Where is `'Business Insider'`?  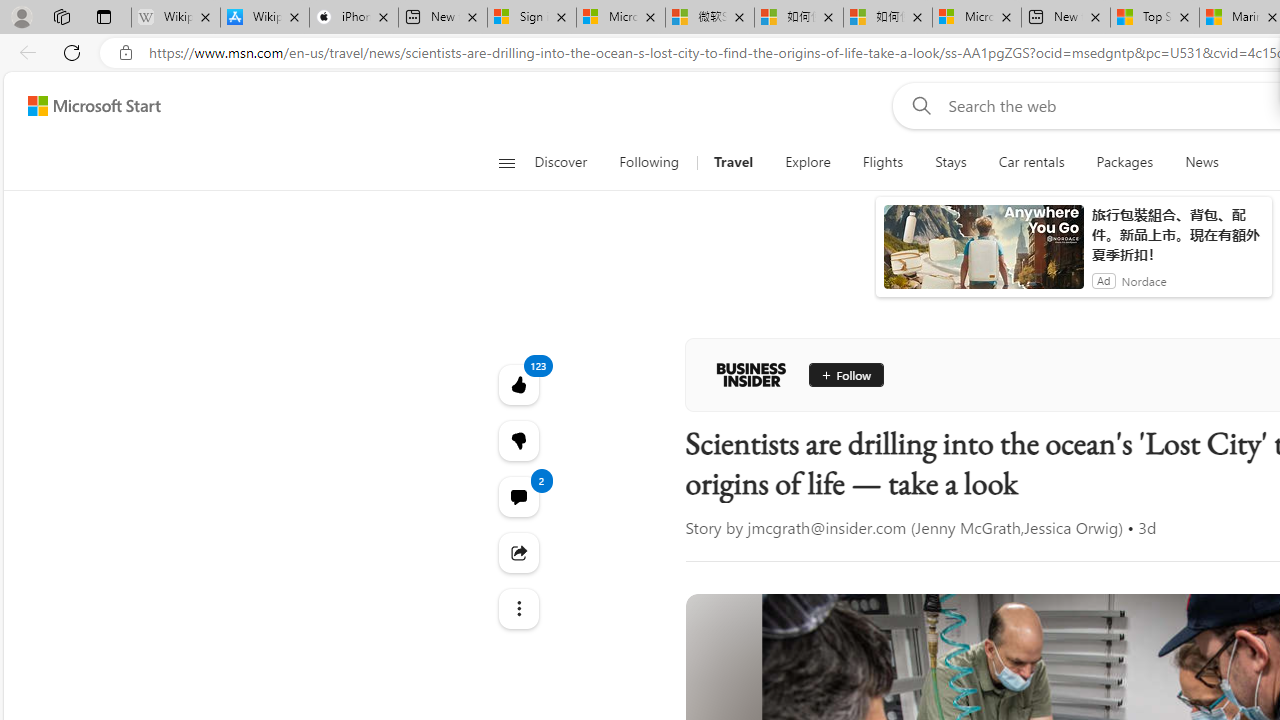
'Business Insider' is located at coordinates (750, 375).